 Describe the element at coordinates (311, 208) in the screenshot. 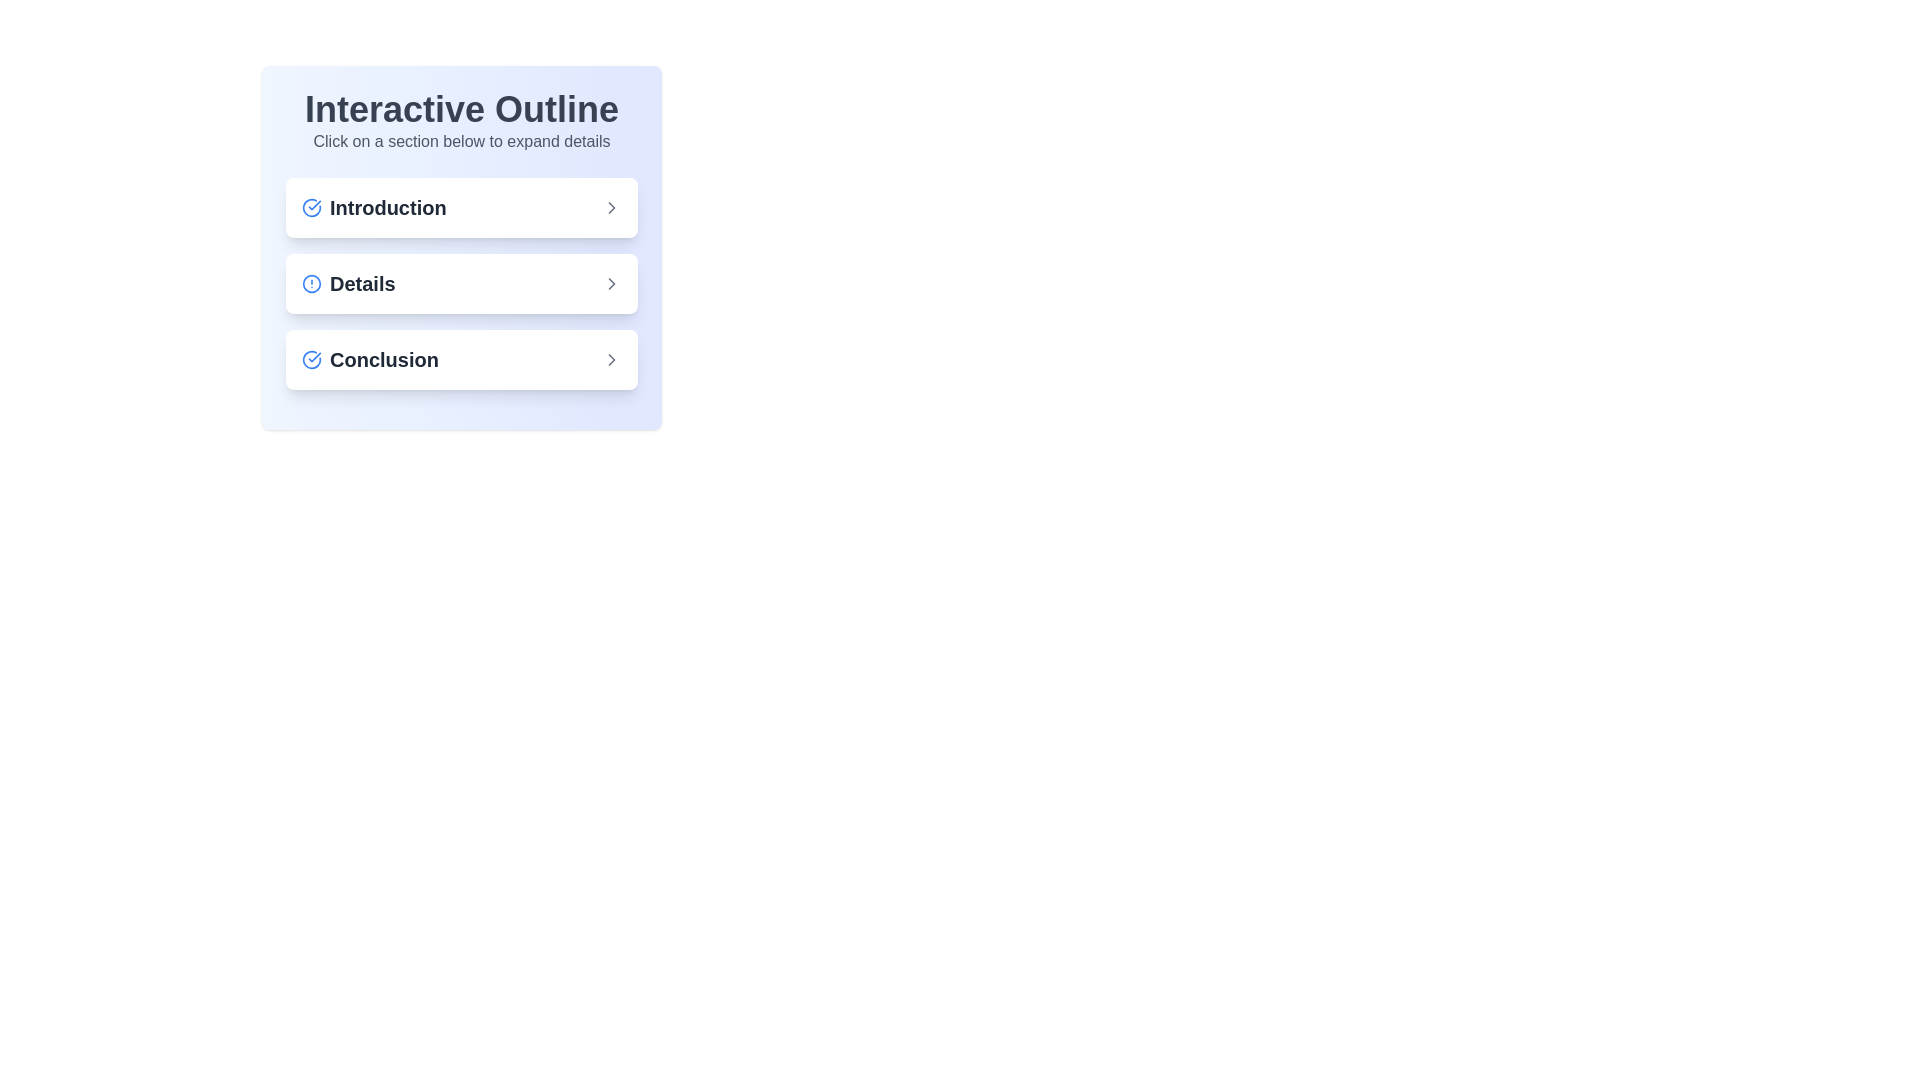

I see `the visual state of the completed or selected state icon located to the left of the 'Introduction' label in the interactive outline` at that location.